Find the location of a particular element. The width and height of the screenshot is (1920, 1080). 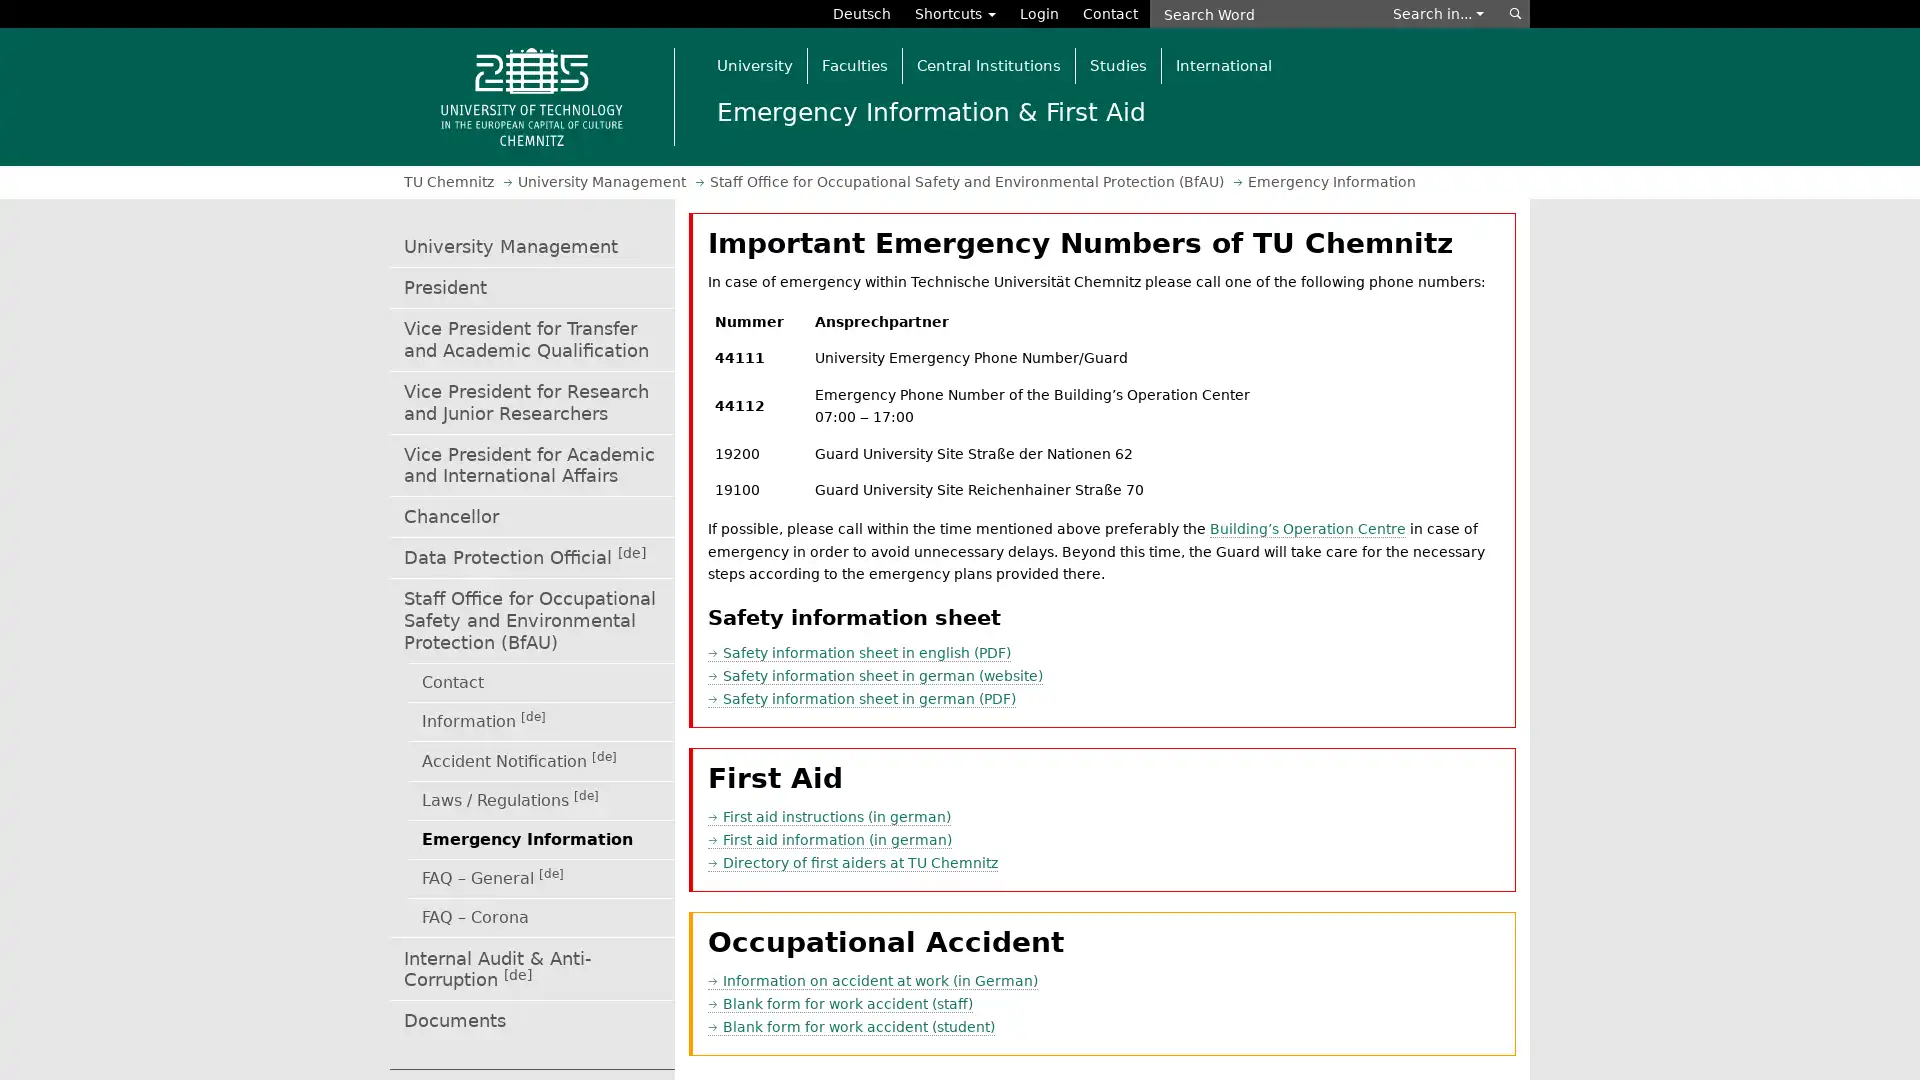

Studies is located at coordinates (1117, 64).